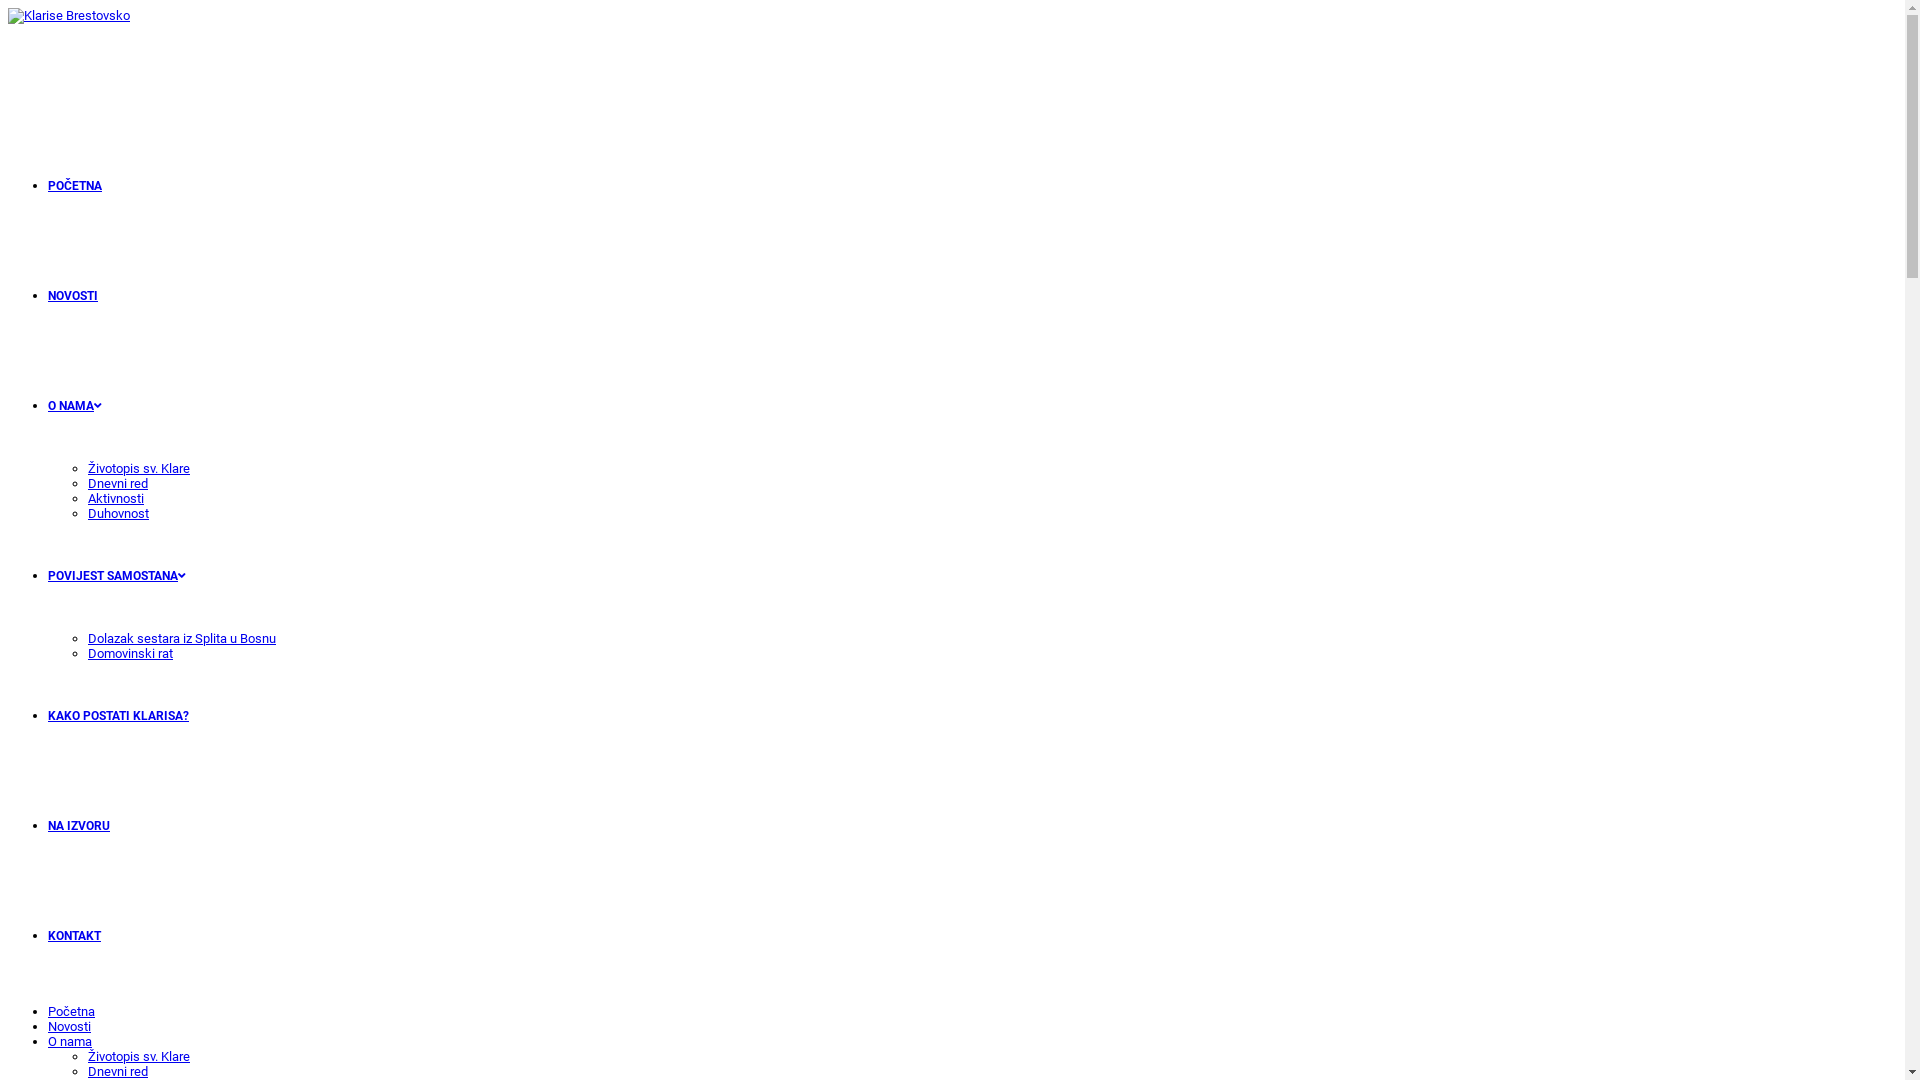 This screenshot has width=1920, height=1080. What do you see at coordinates (74, 936) in the screenshot?
I see `'KONTAKT'` at bounding box center [74, 936].